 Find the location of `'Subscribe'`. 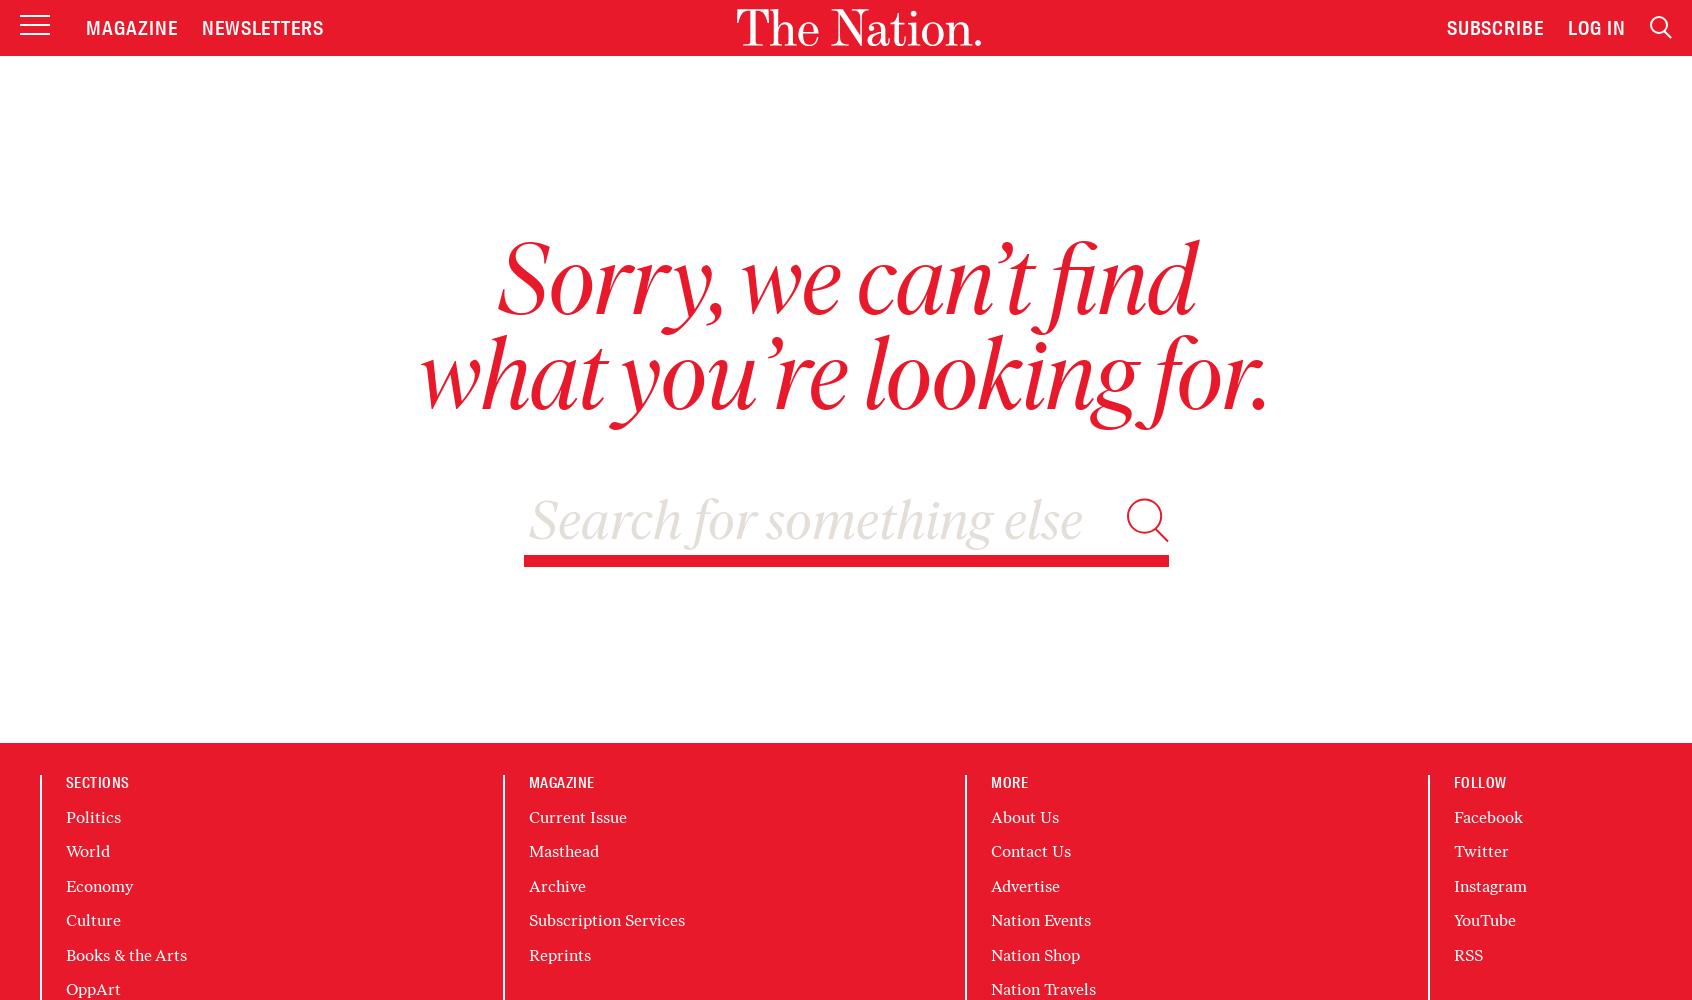

'Subscribe' is located at coordinates (1495, 27).